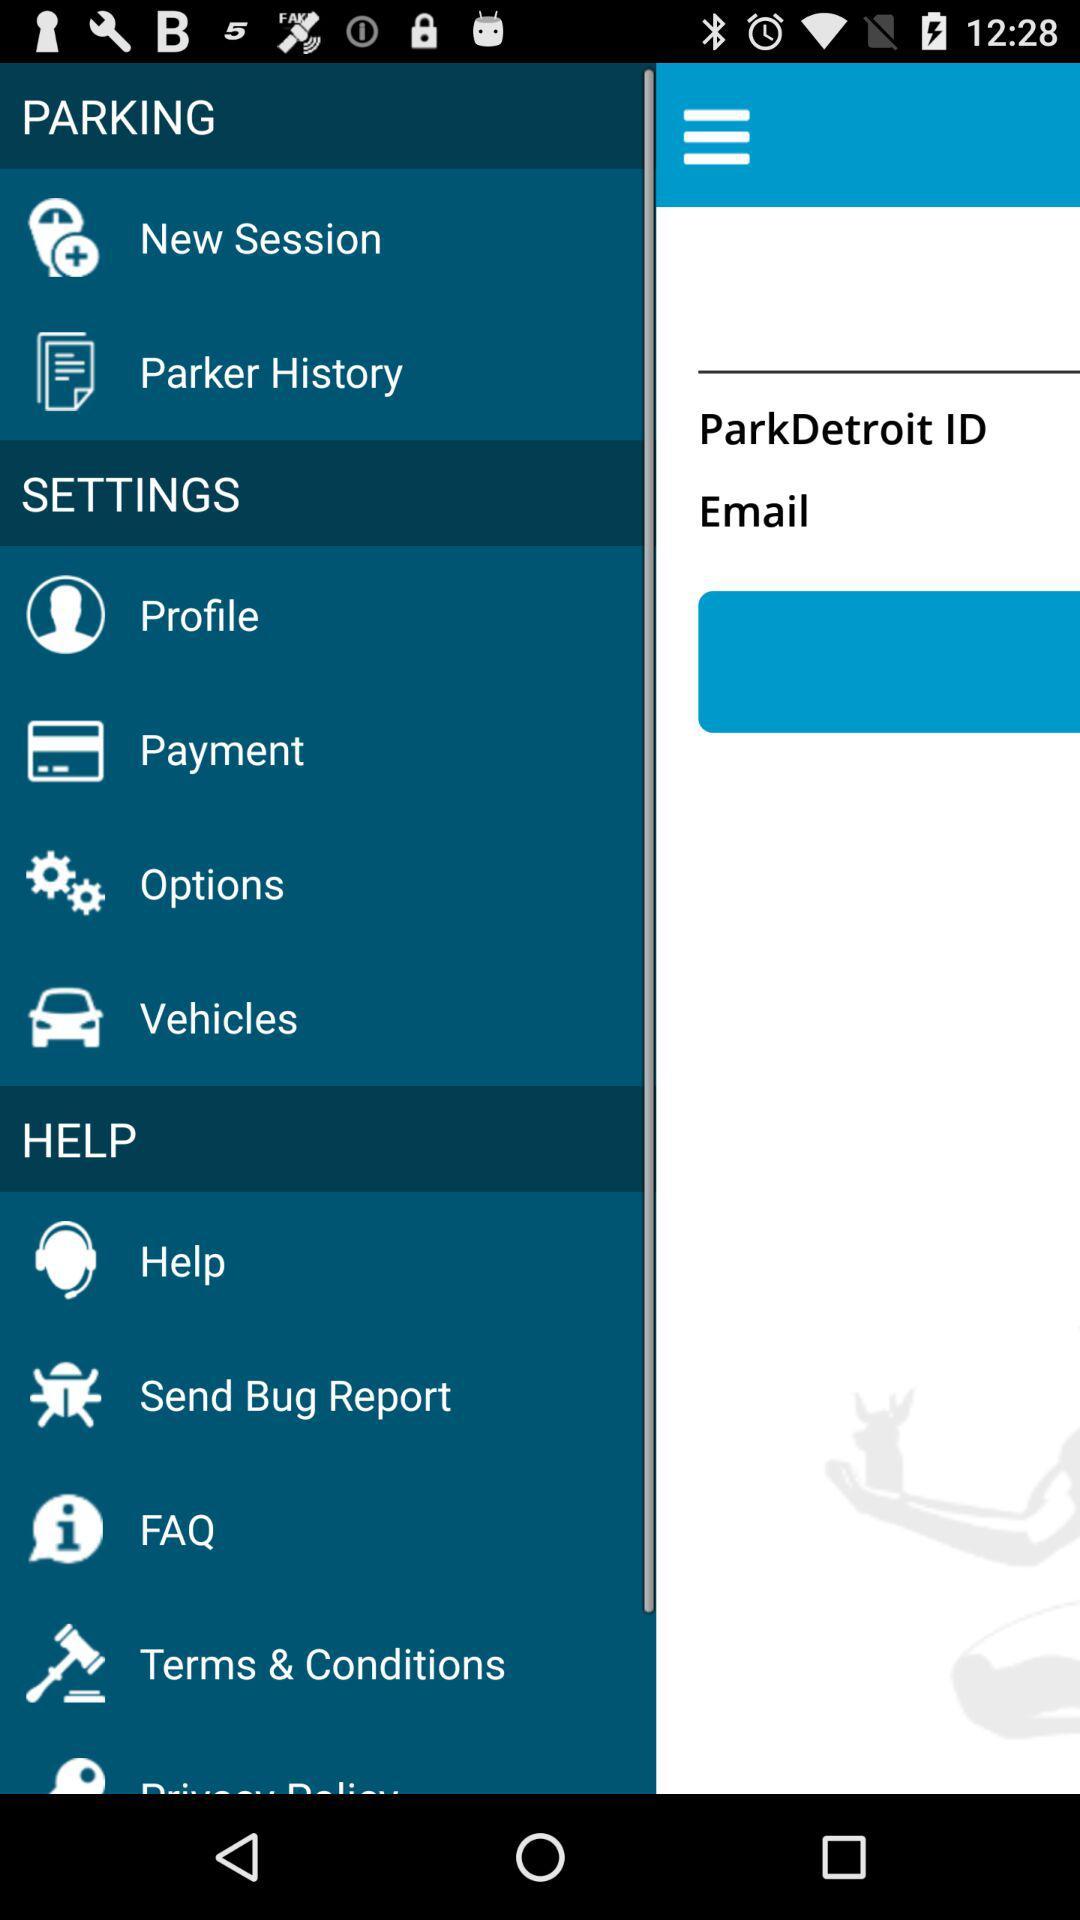 This screenshot has width=1080, height=1920. I want to click on the options icon, so click(212, 881).